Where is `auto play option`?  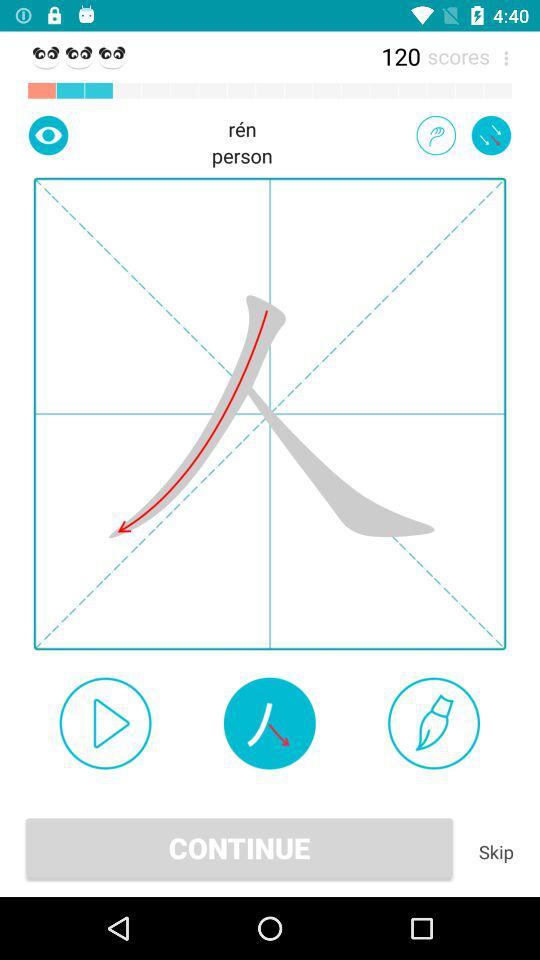 auto play option is located at coordinates (105, 722).